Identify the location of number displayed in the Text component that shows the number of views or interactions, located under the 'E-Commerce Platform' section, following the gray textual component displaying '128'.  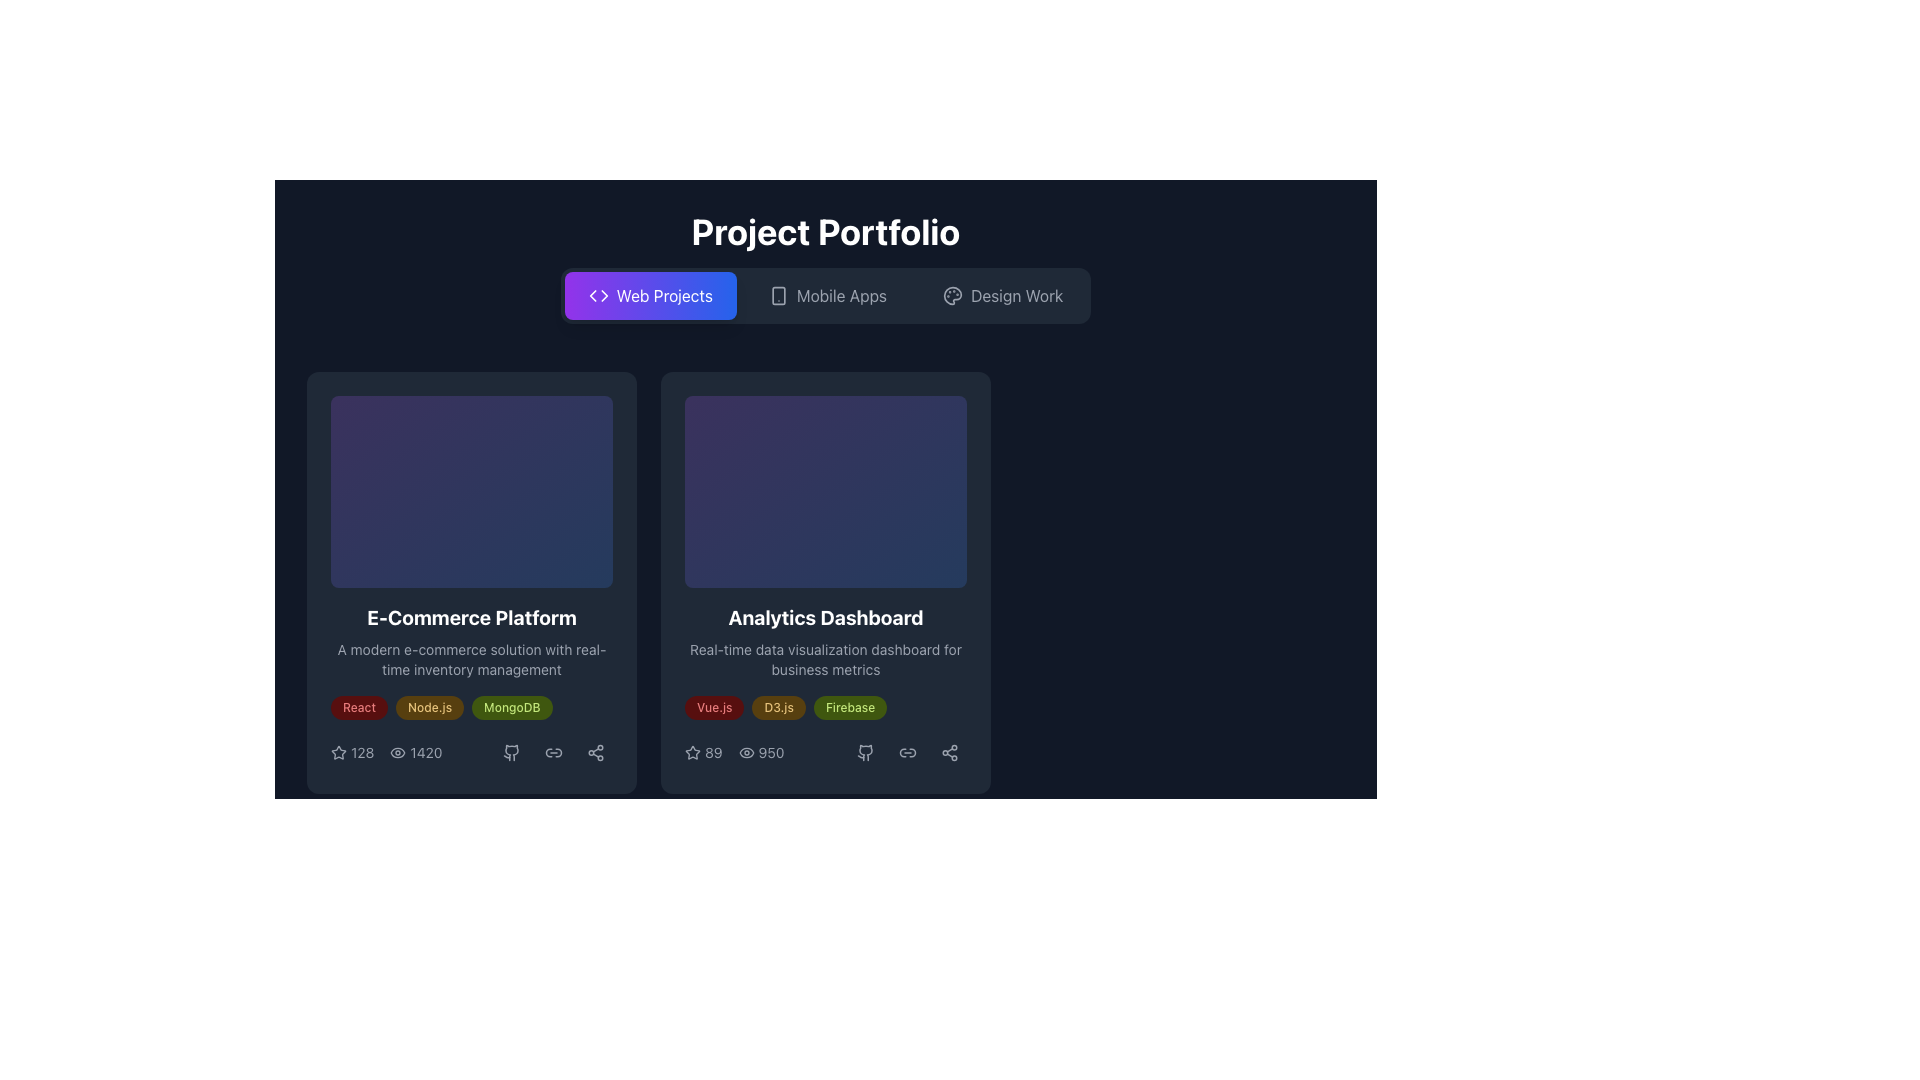
(386, 752).